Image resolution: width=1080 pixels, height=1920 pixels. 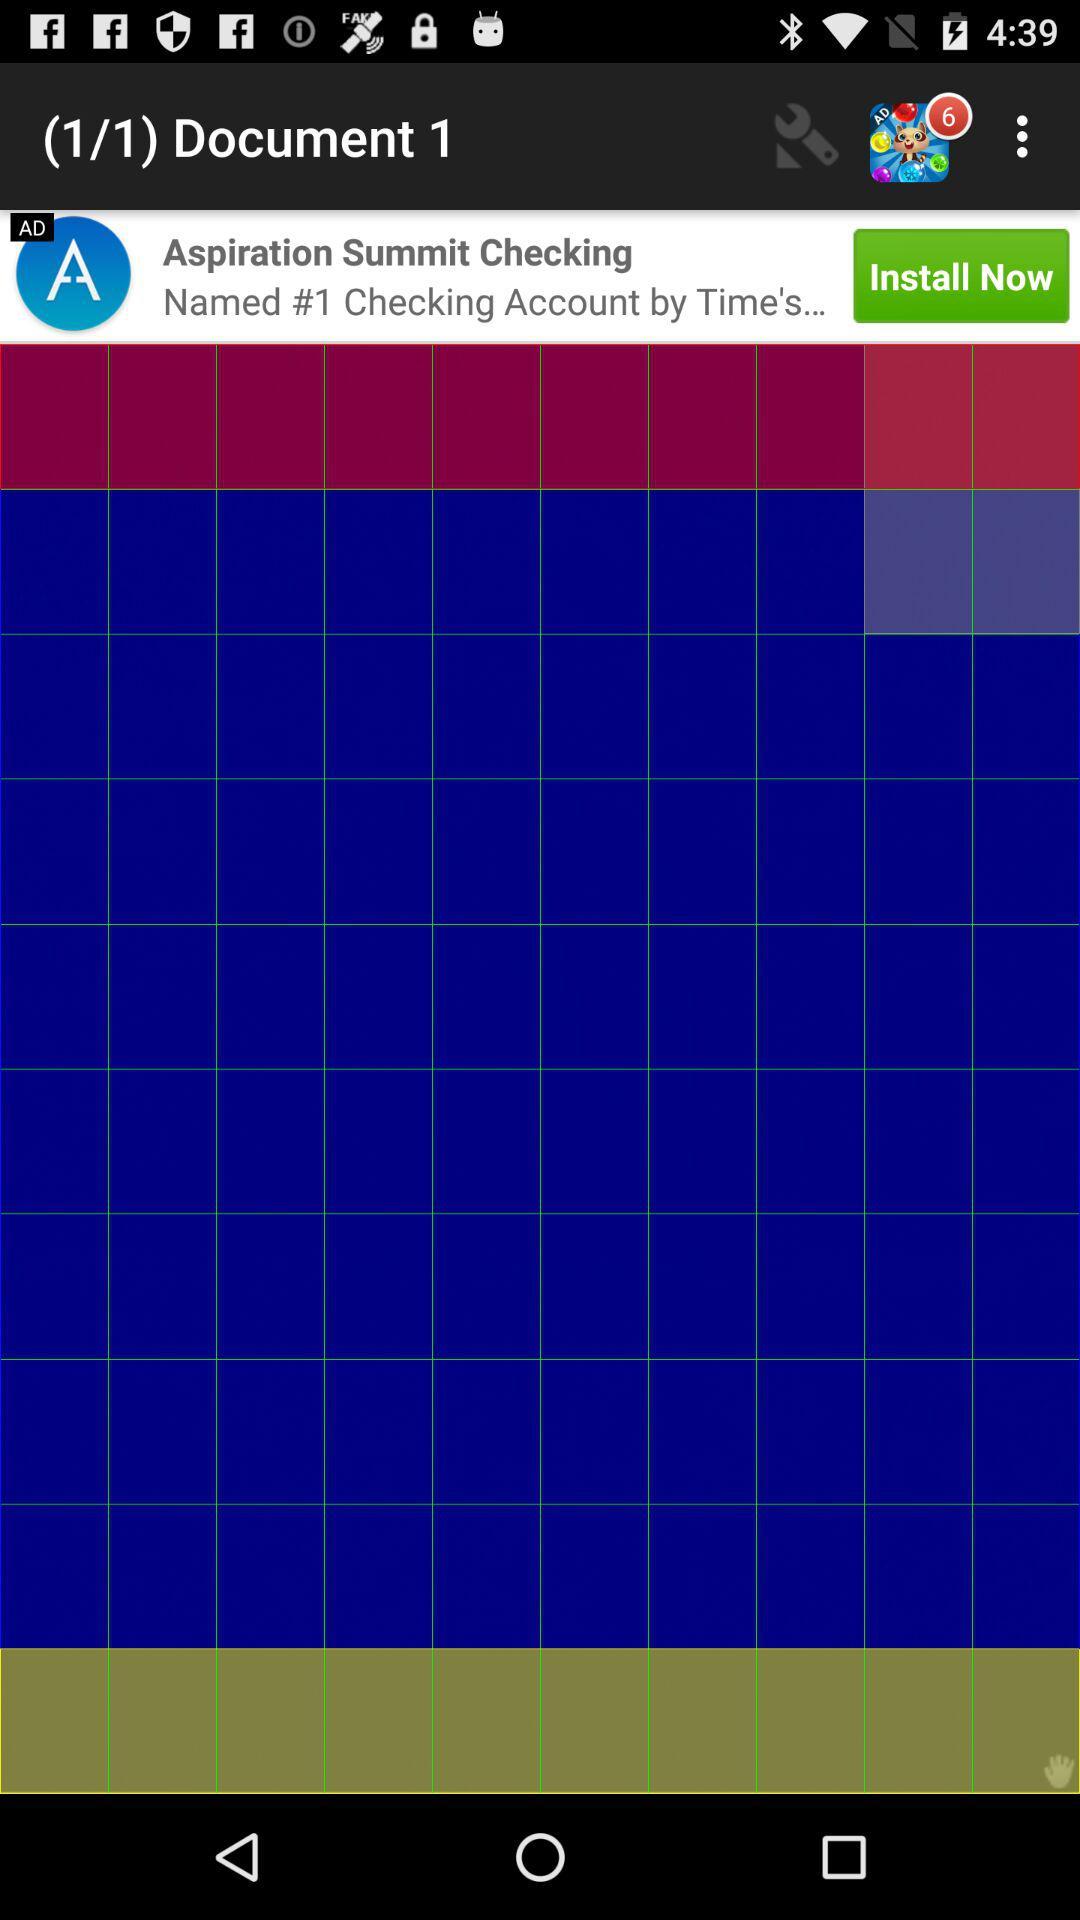 I want to click on item next to 1 1 document item, so click(x=805, y=135).